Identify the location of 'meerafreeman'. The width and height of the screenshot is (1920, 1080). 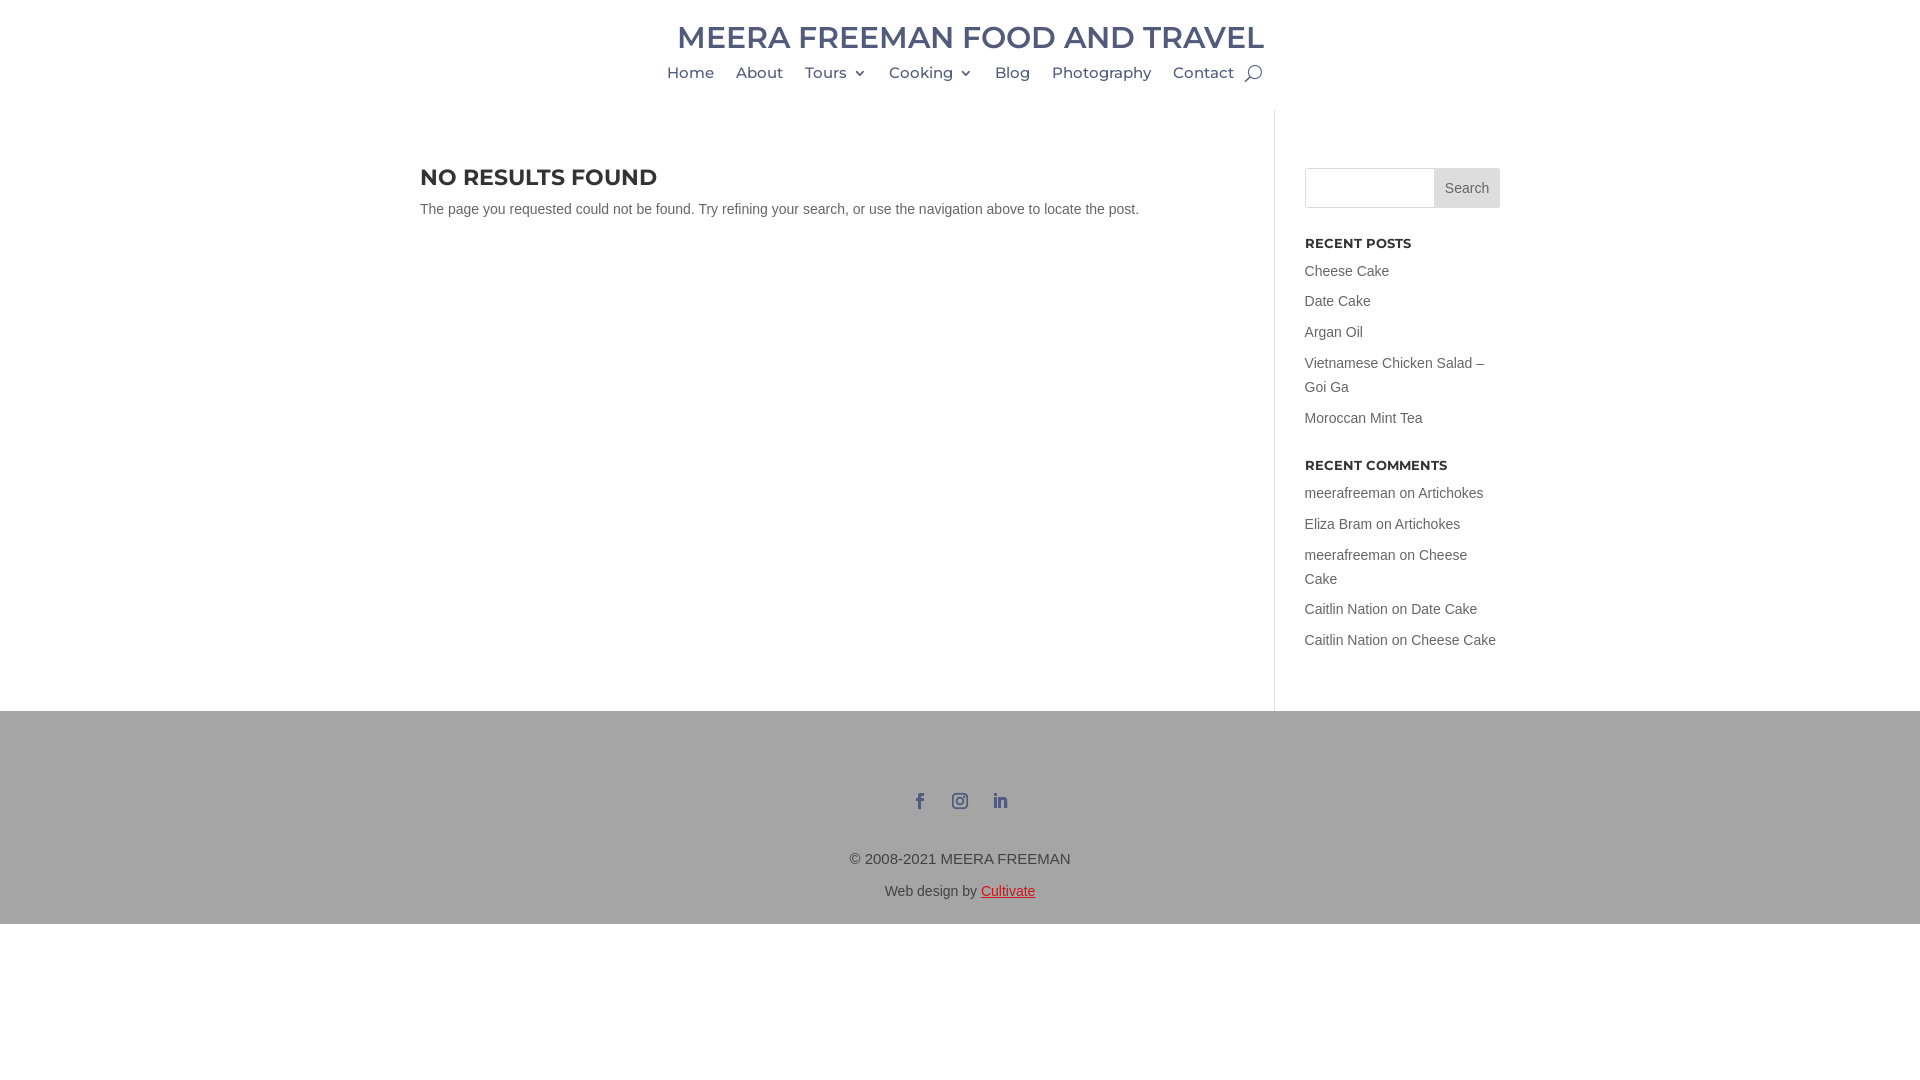
(1350, 555).